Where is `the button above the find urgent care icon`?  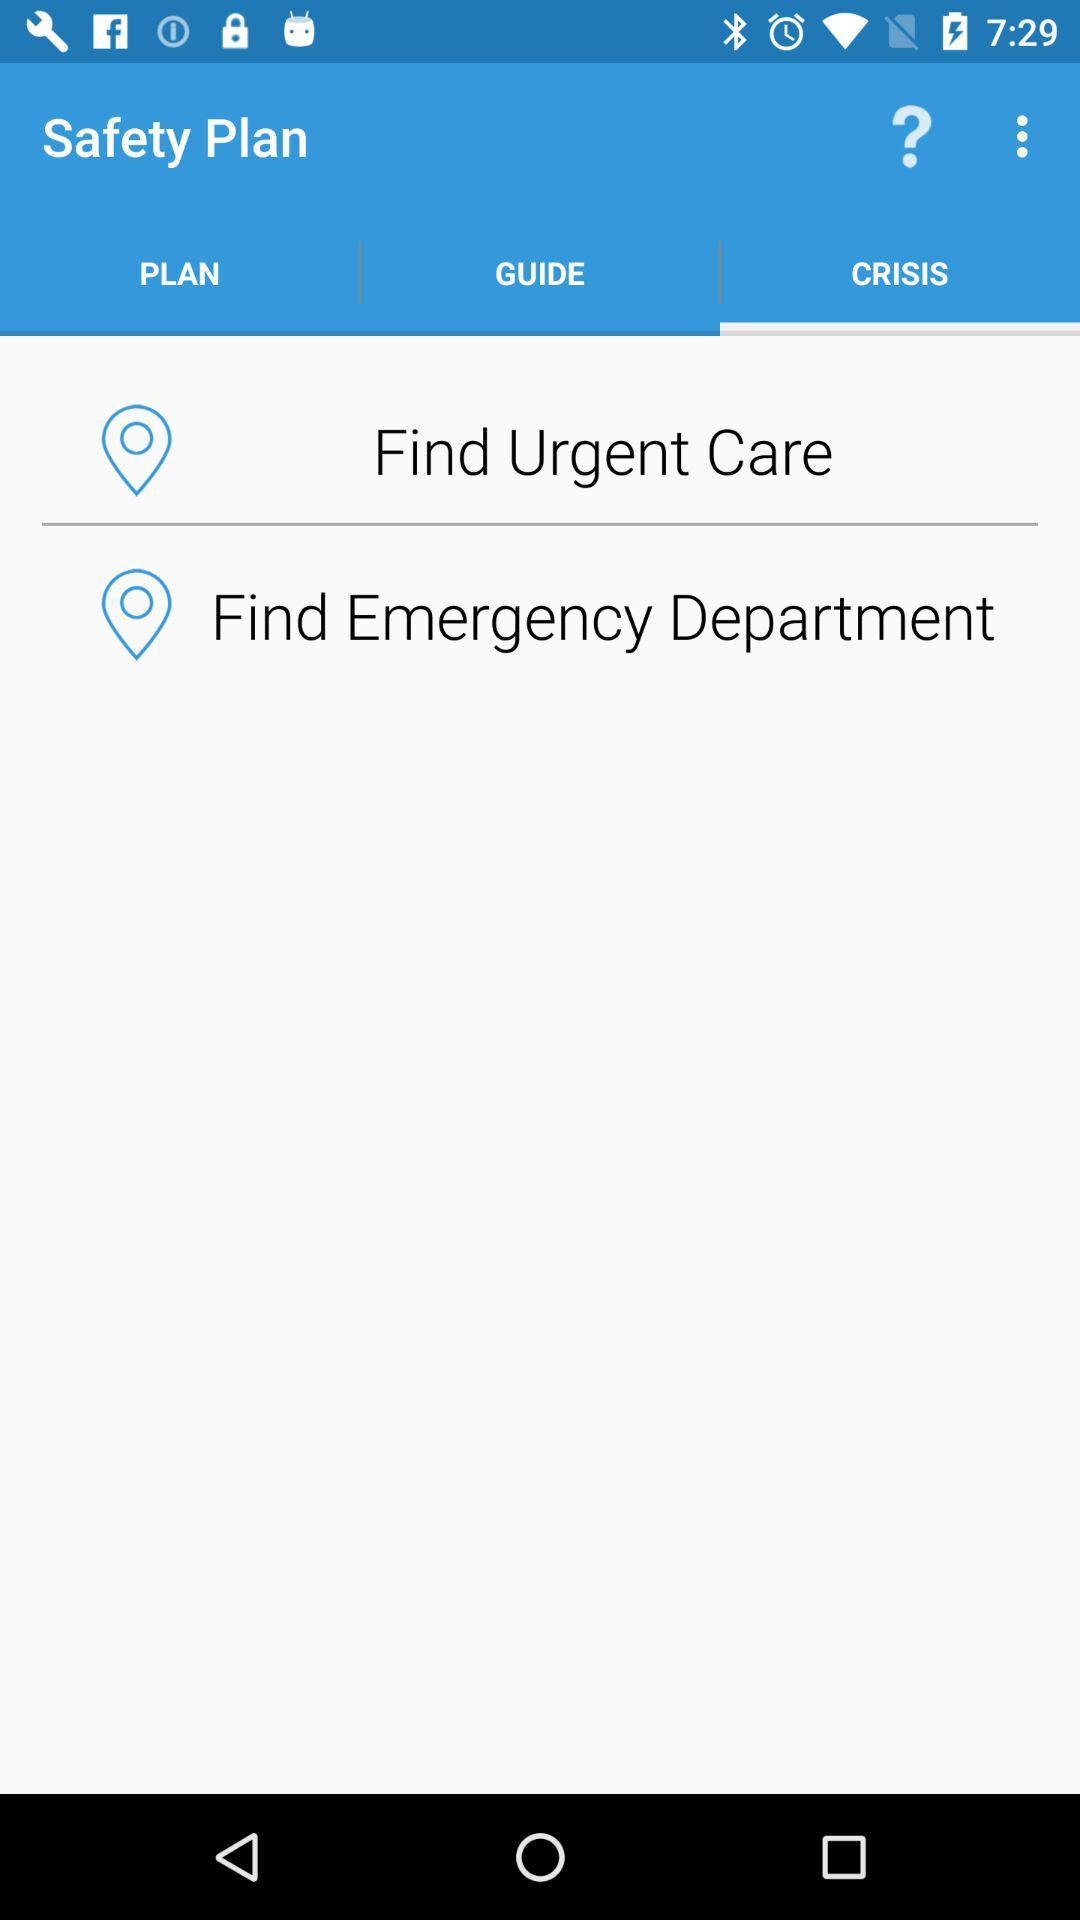 the button above the find urgent care icon is located at coordinates (898, 272).